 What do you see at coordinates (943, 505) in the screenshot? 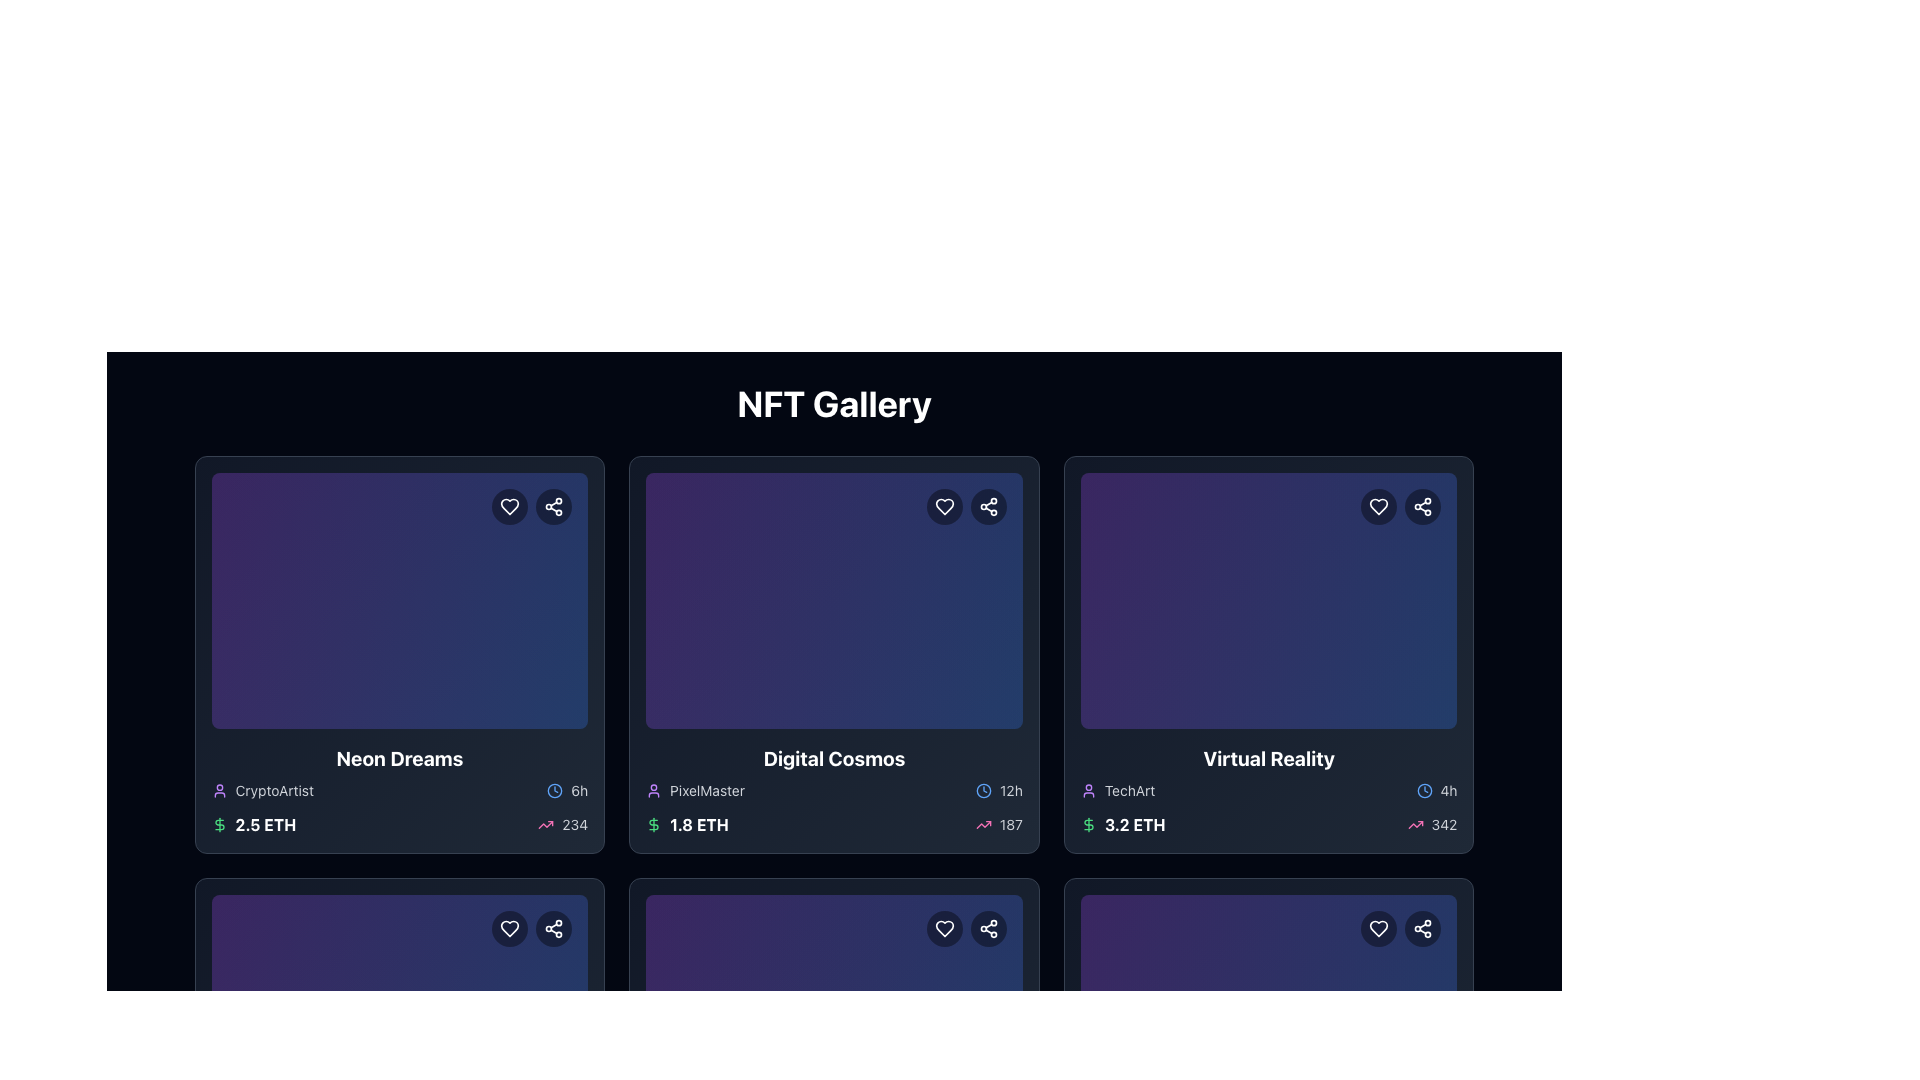
I see `the button located at the top-right of its containing card to mark the item as favorite` at bounding box center [943, 505].